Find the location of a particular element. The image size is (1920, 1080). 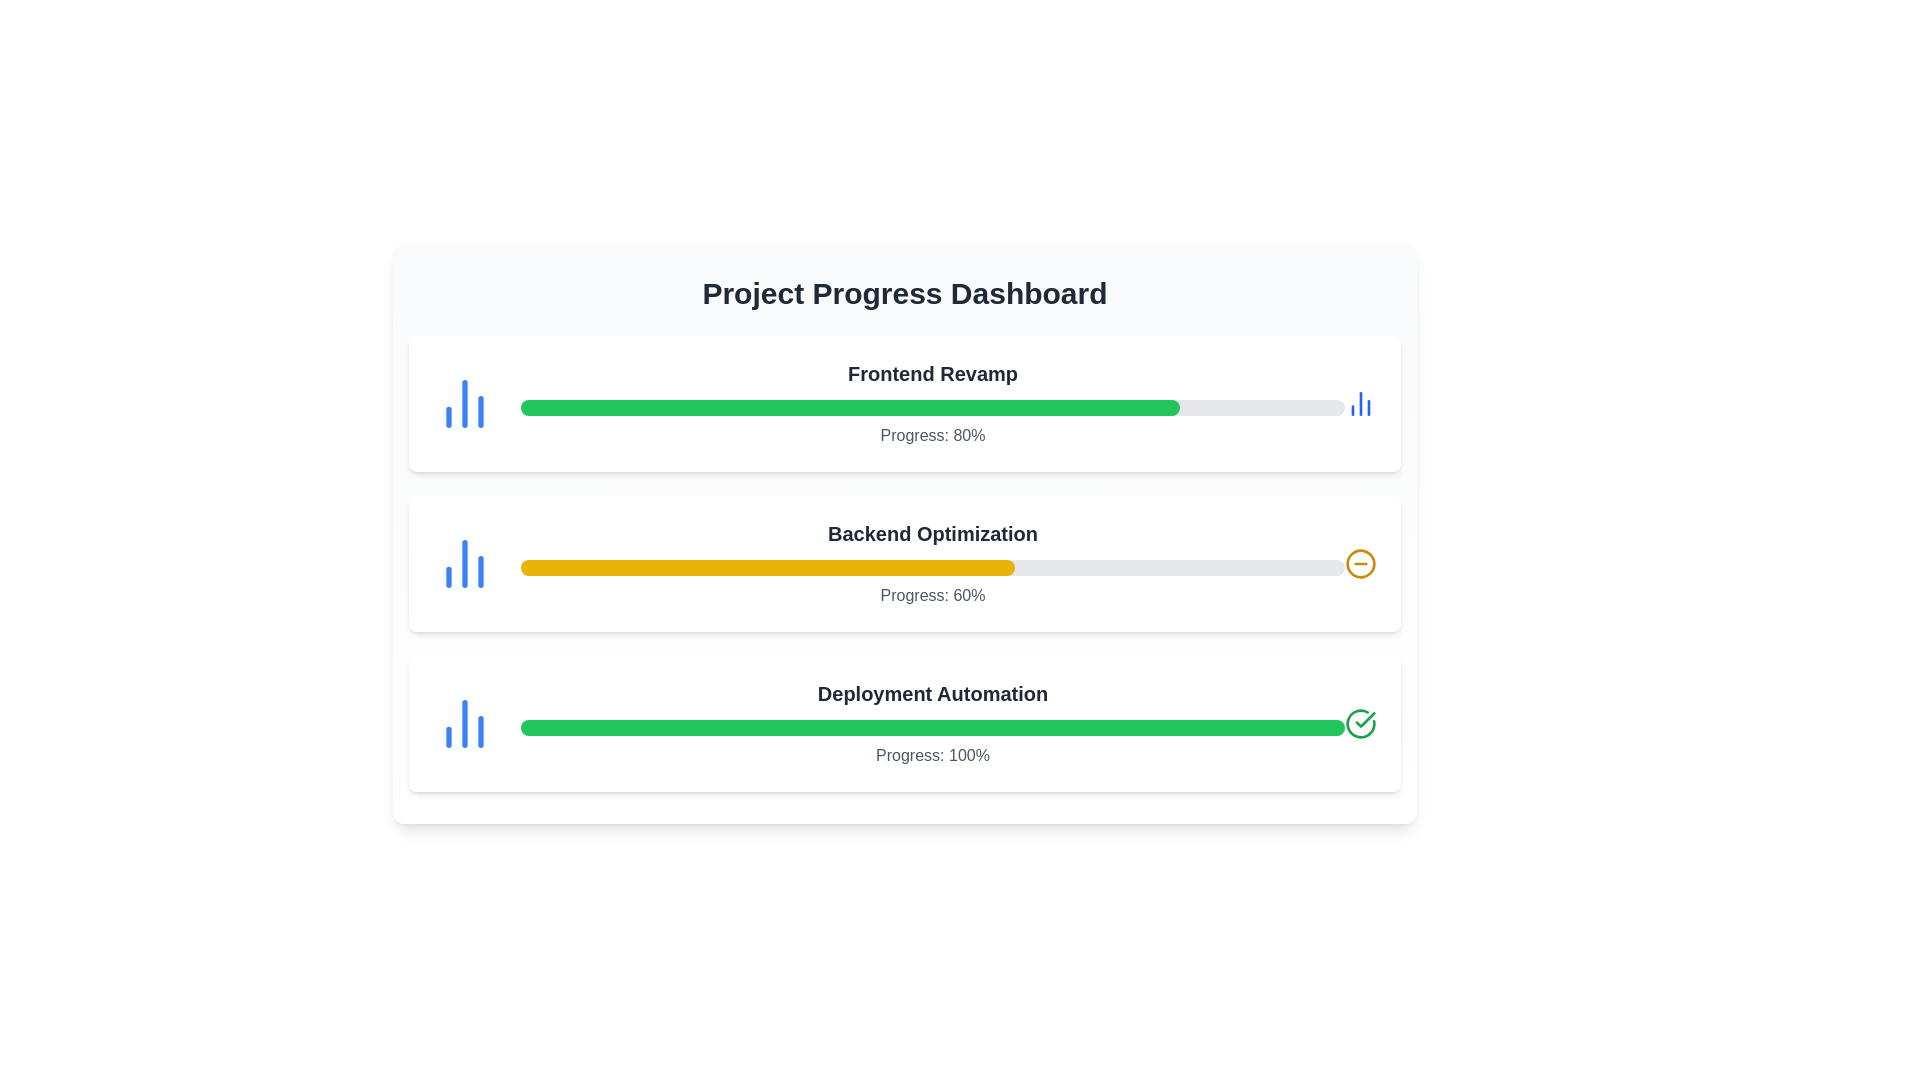

the text label displaying 'Progress: 60%' located below the progress bar in the 'Backend Optimization' section is located at coordinates (931, 595).